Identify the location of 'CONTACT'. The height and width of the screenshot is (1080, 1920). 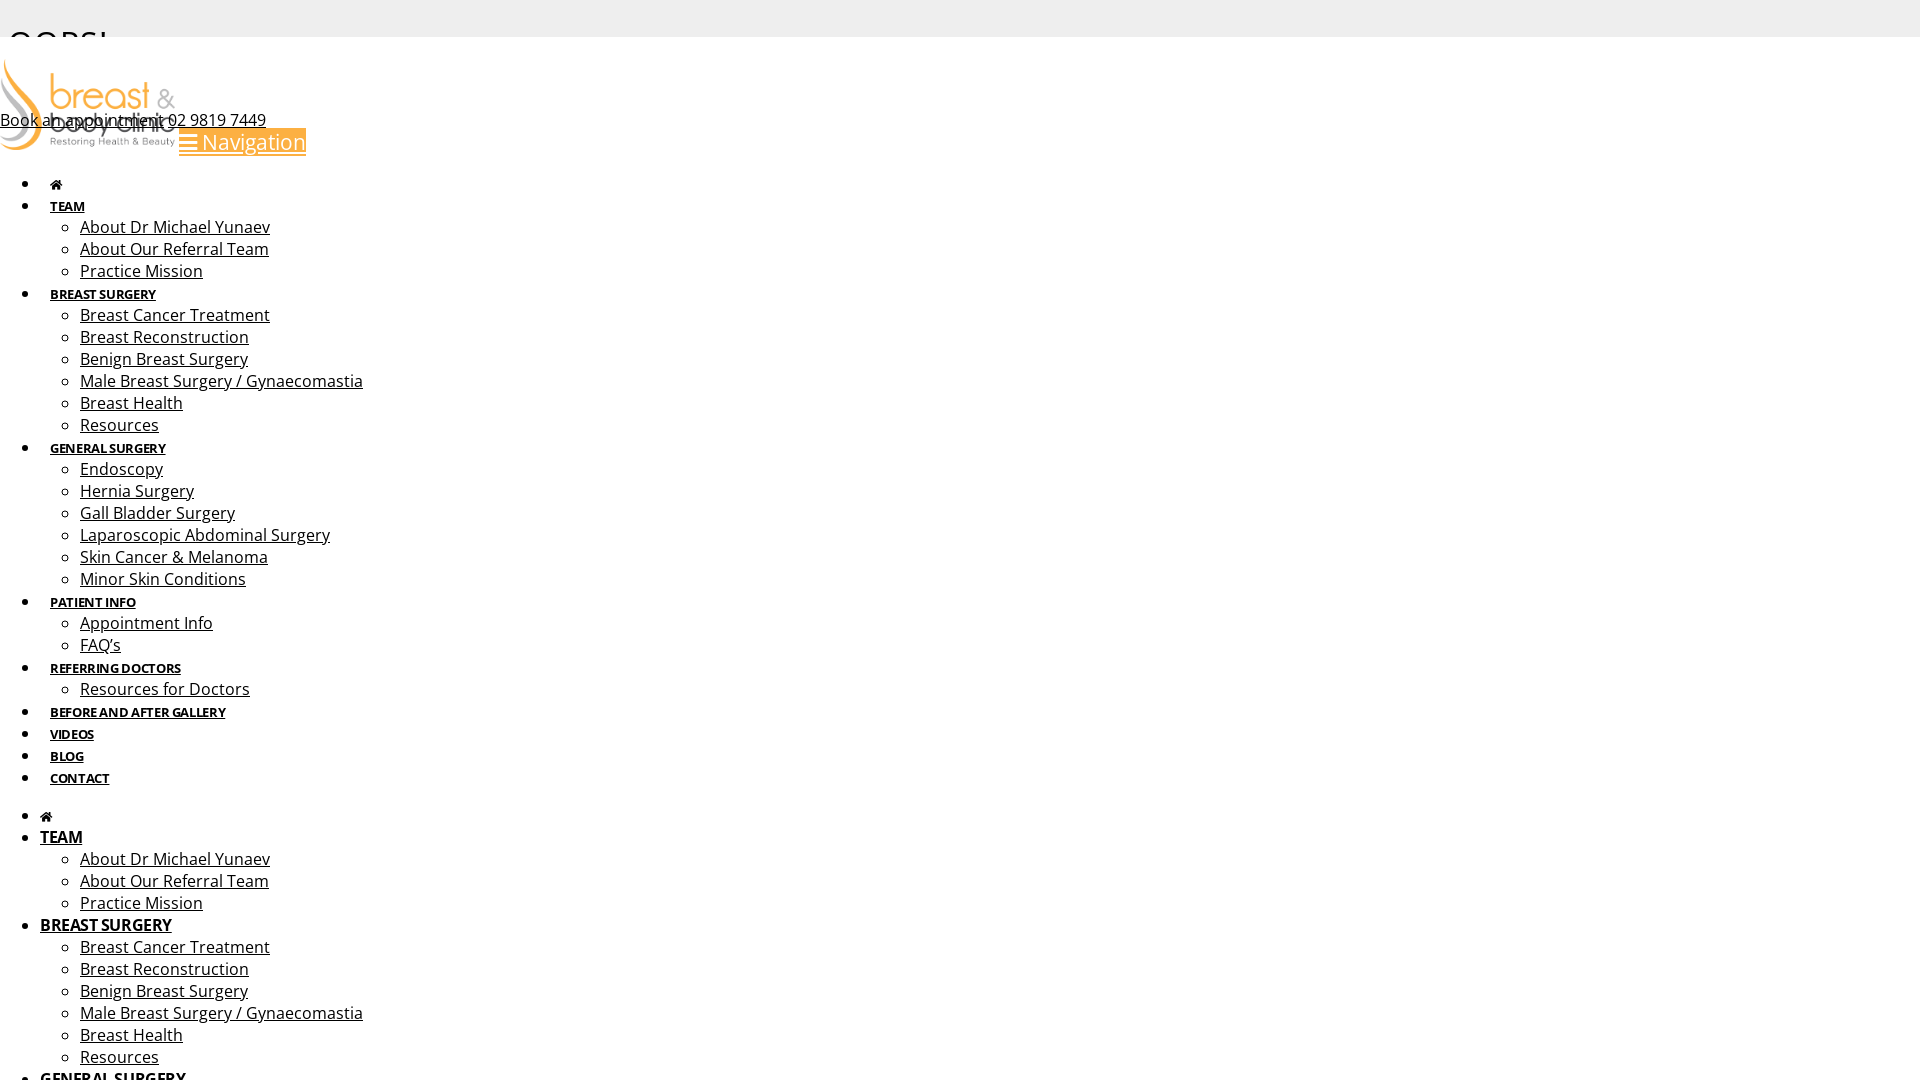
(79, 771).